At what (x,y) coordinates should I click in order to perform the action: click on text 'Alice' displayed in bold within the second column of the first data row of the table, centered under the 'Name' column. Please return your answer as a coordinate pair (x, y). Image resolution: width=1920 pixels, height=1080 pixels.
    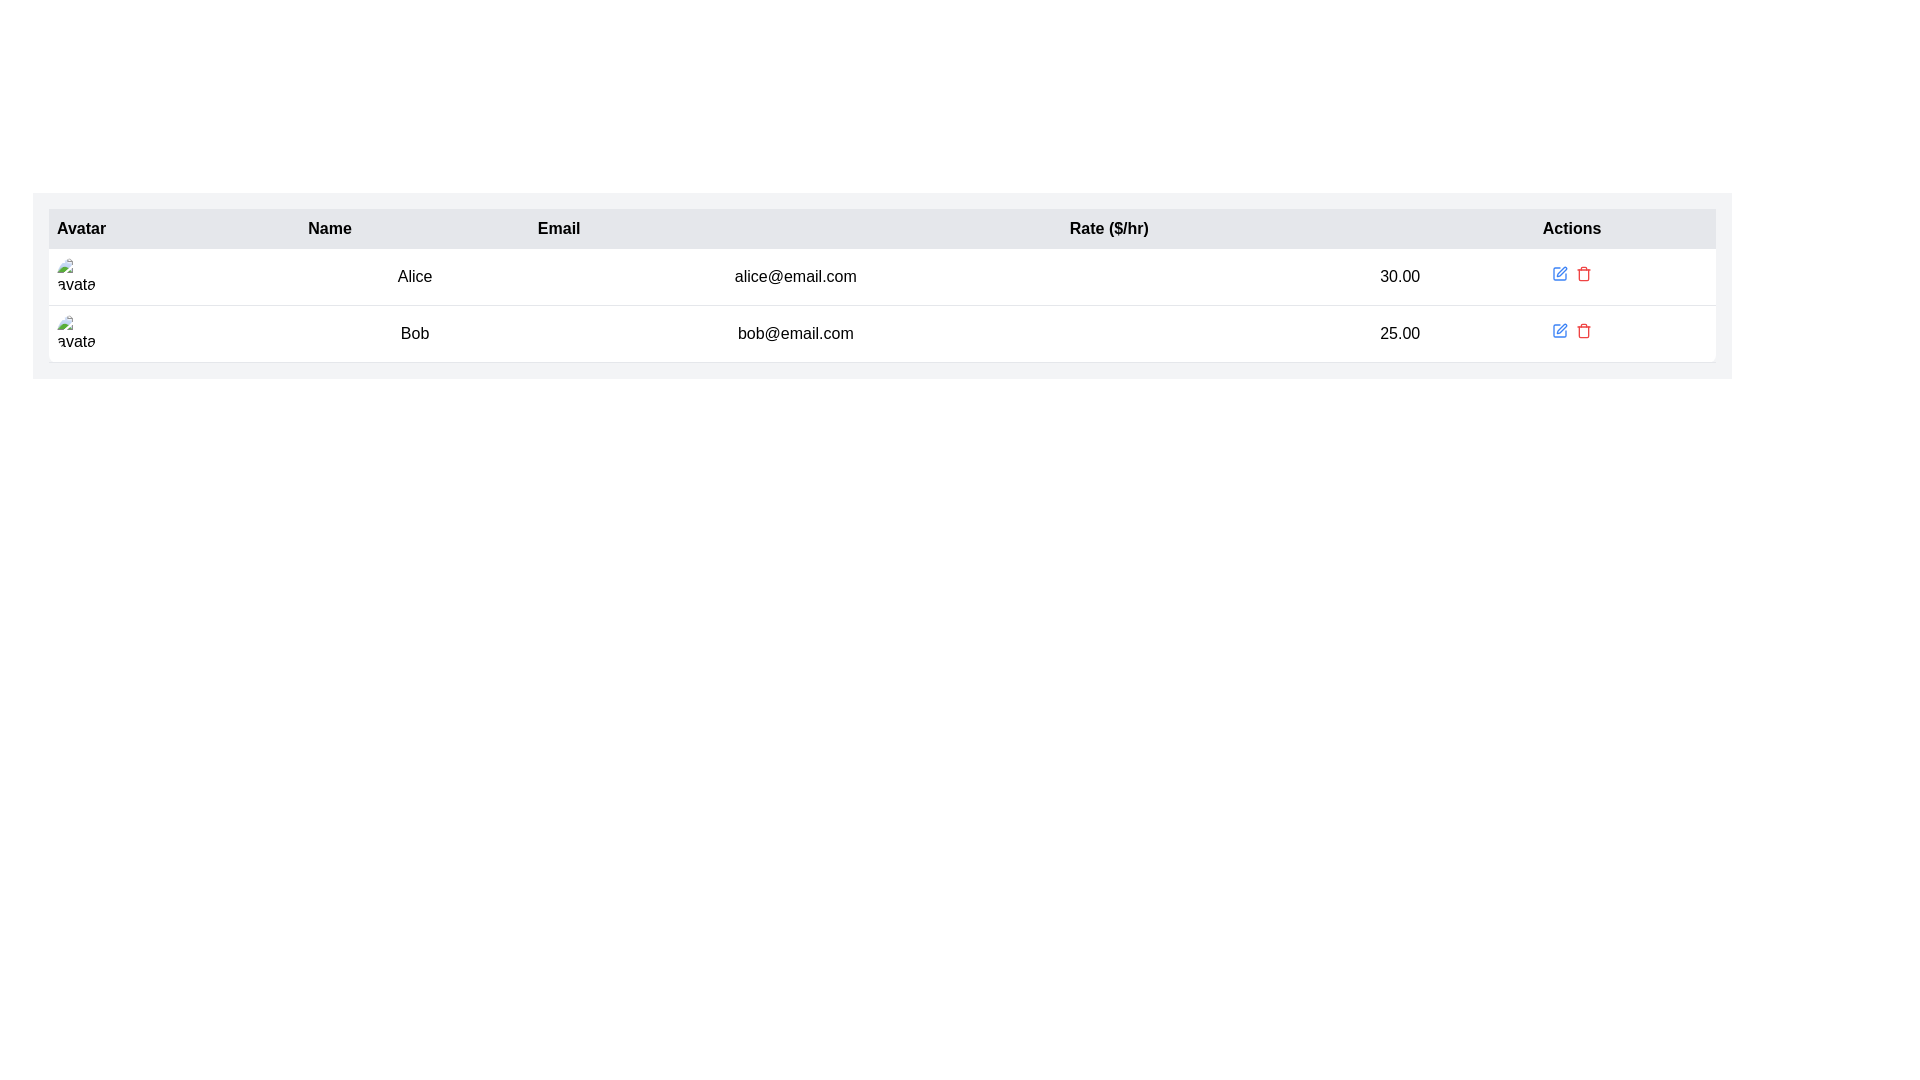
    Looking at the image, I should click on (414, 277).